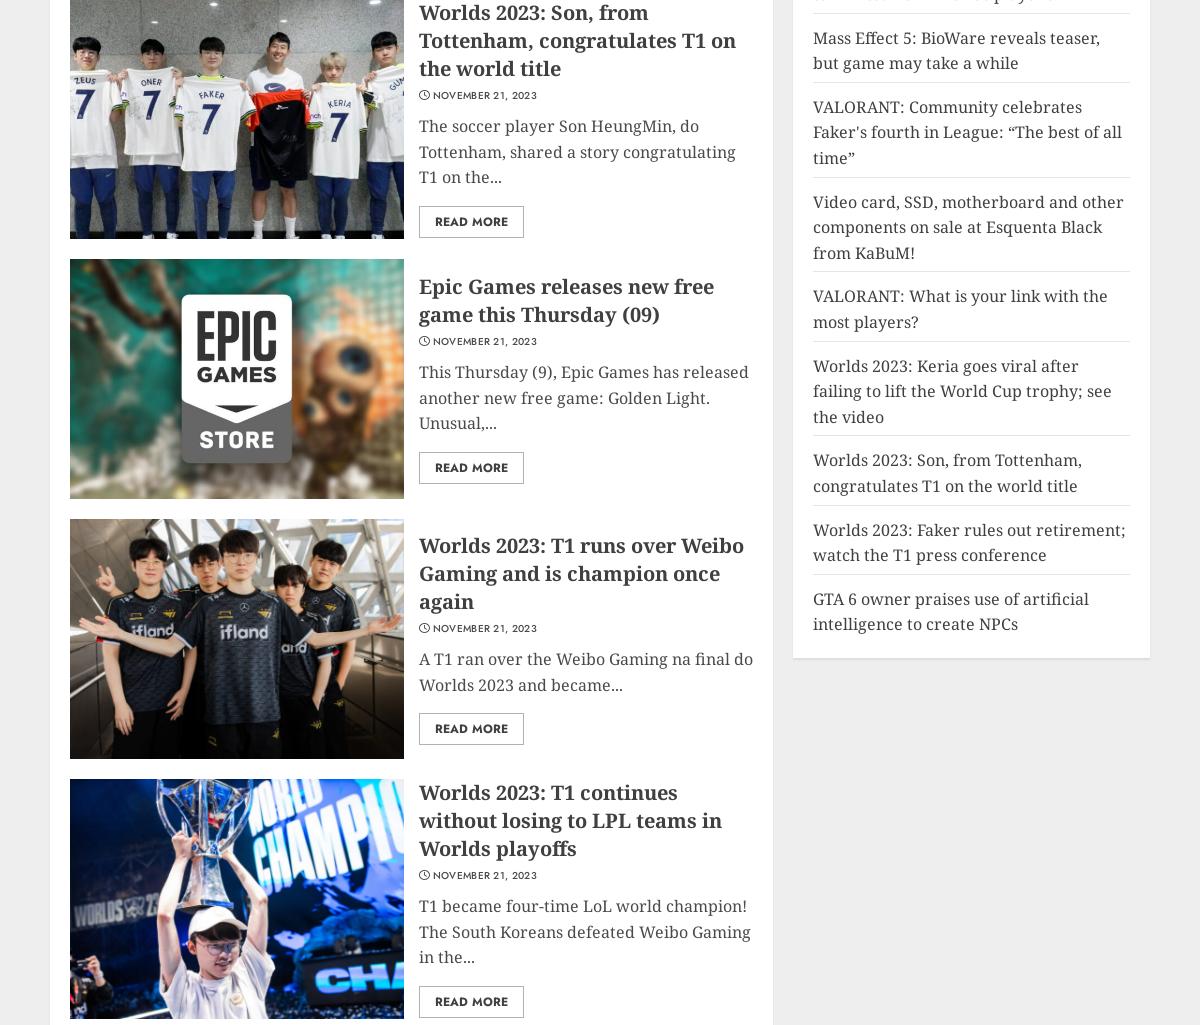 This screenshot has width=1200, height=1025. I want to click on 'VALORANT: Community celebrates Faker's fourth in League: “The best of all time”', so click(967, 132).